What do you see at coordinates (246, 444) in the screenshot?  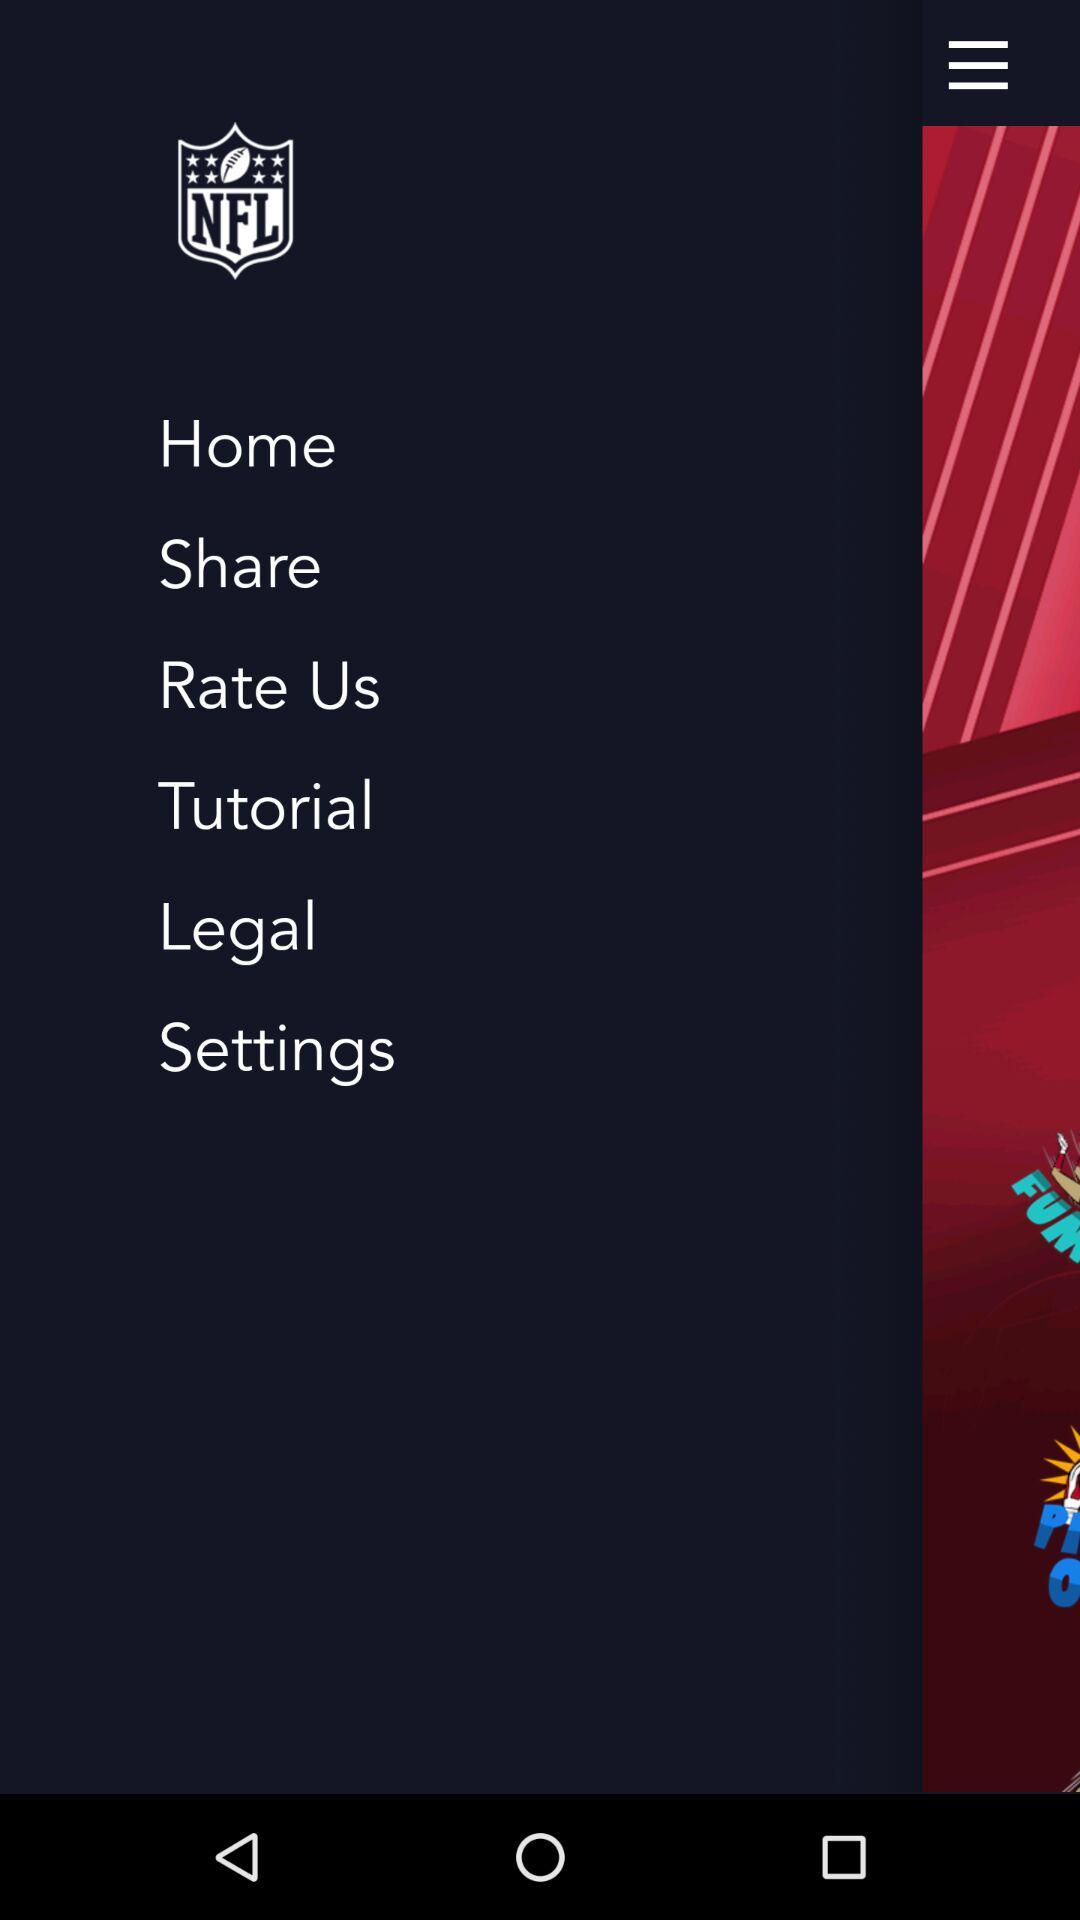 I see `home icon` at bounding box center [246, 444].